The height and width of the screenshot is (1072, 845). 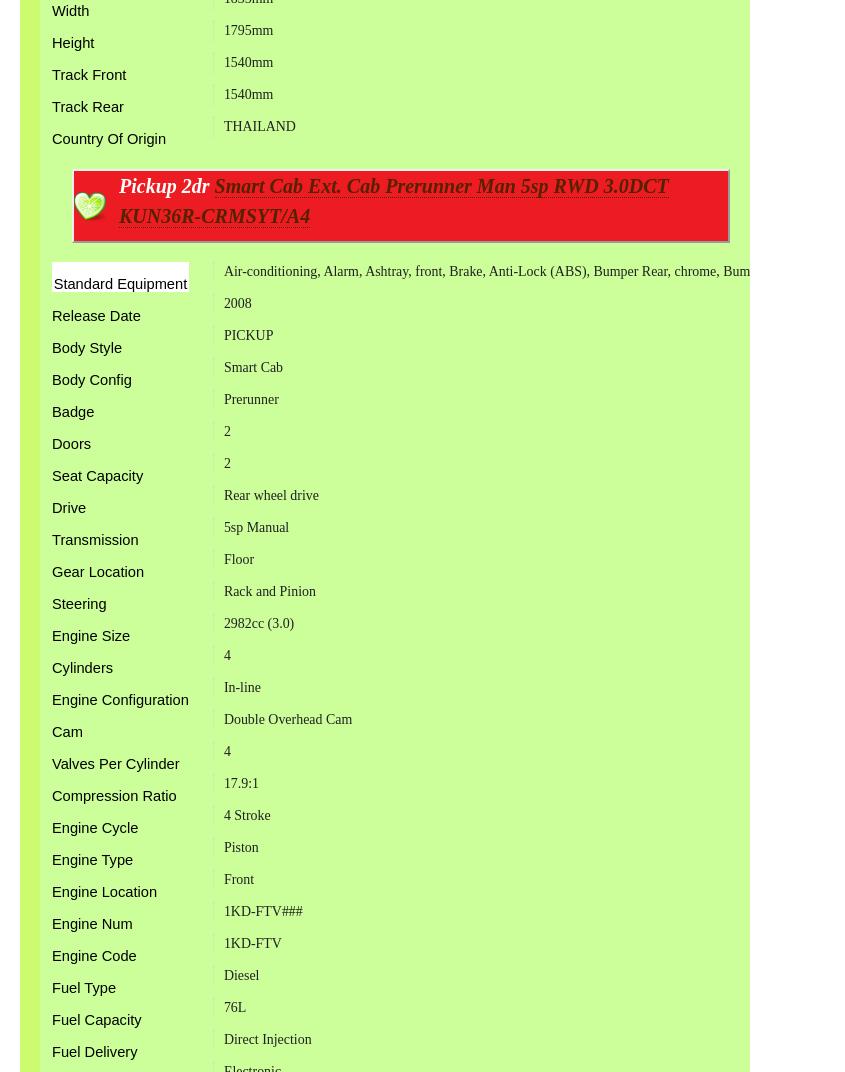 I want to click on '2008', so click(x=236, y=302).